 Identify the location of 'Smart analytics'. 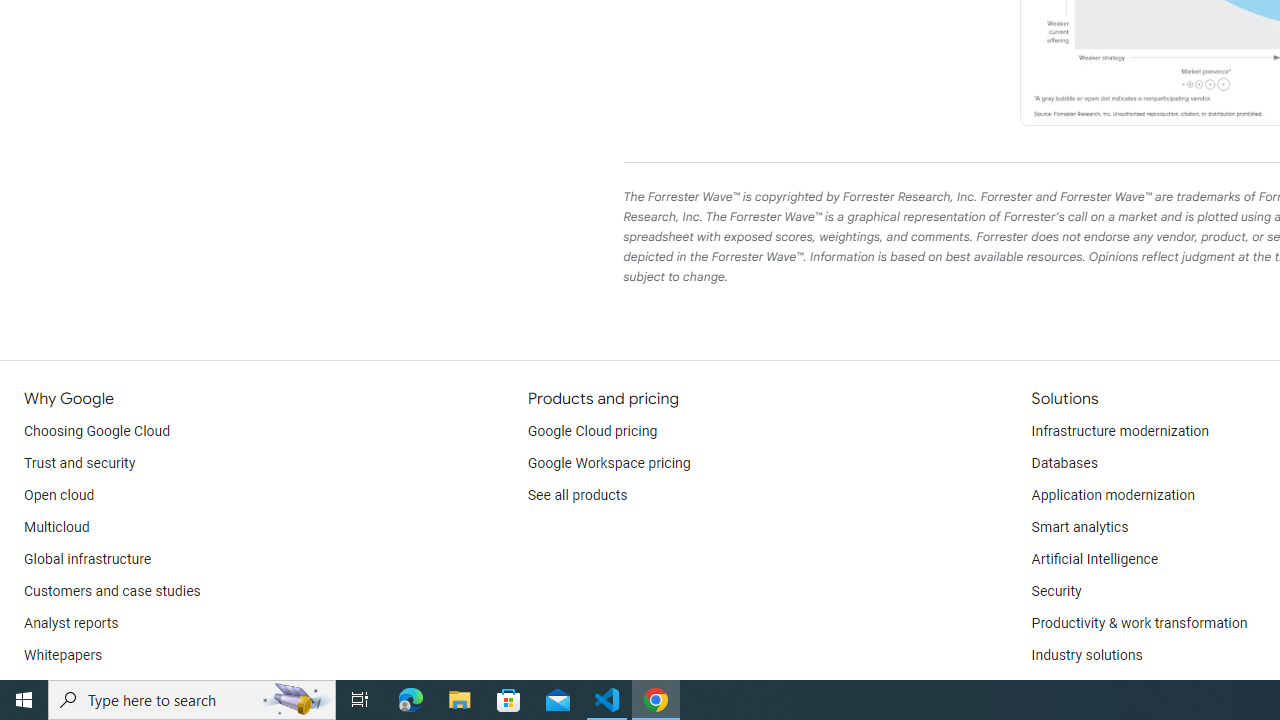
(1078, 527).